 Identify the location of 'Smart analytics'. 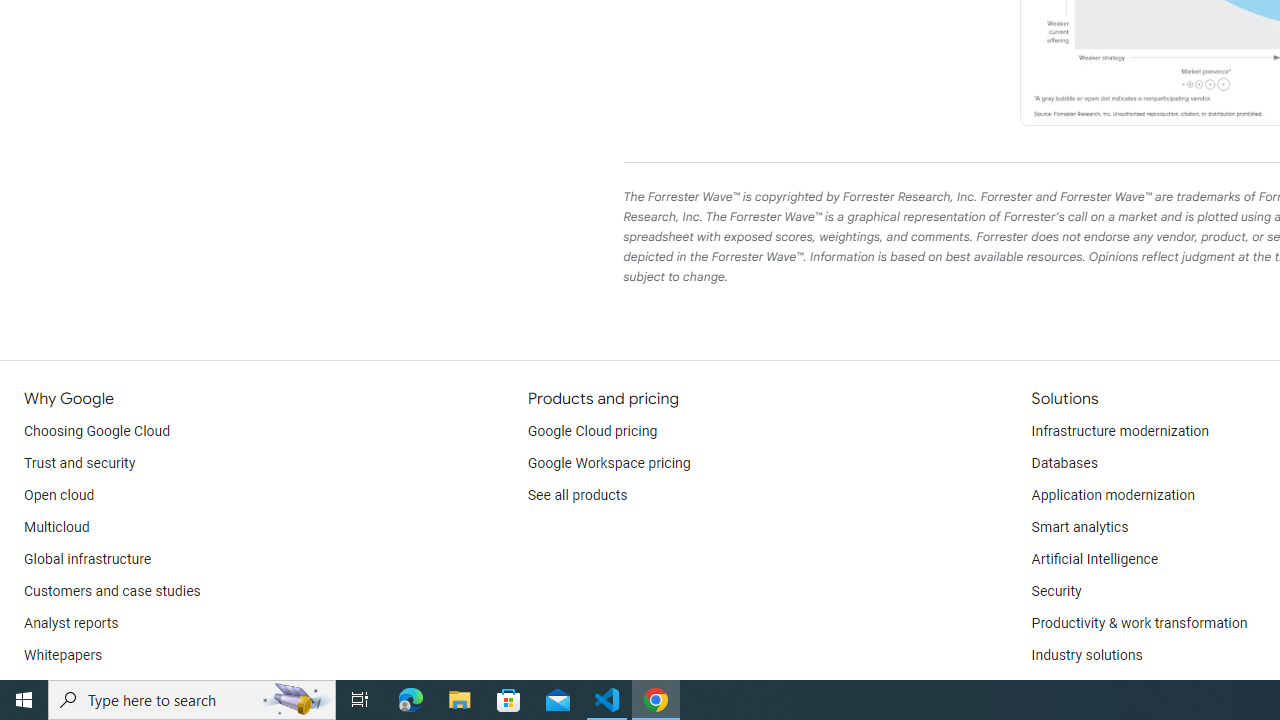
(1078, 527).